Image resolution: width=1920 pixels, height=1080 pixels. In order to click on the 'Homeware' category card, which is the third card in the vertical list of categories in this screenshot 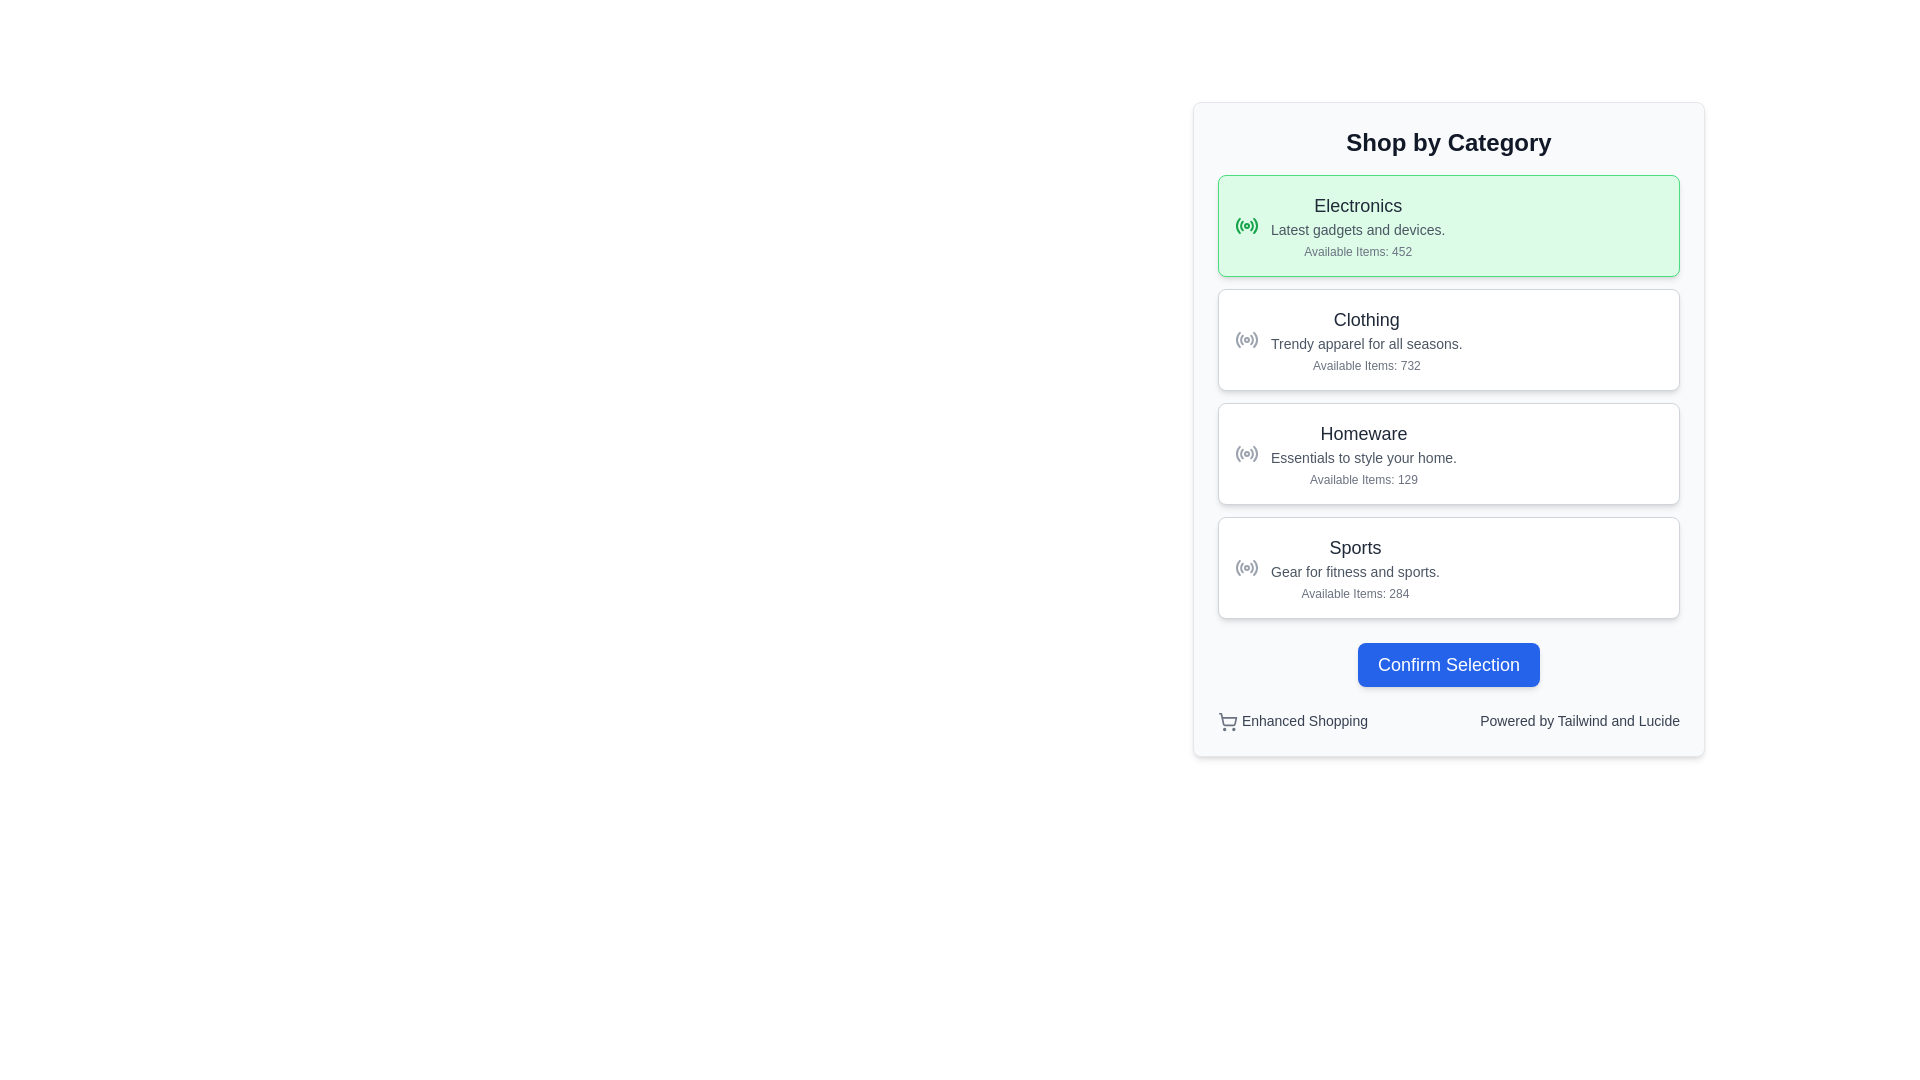, I will do `click(1449, 454)`.